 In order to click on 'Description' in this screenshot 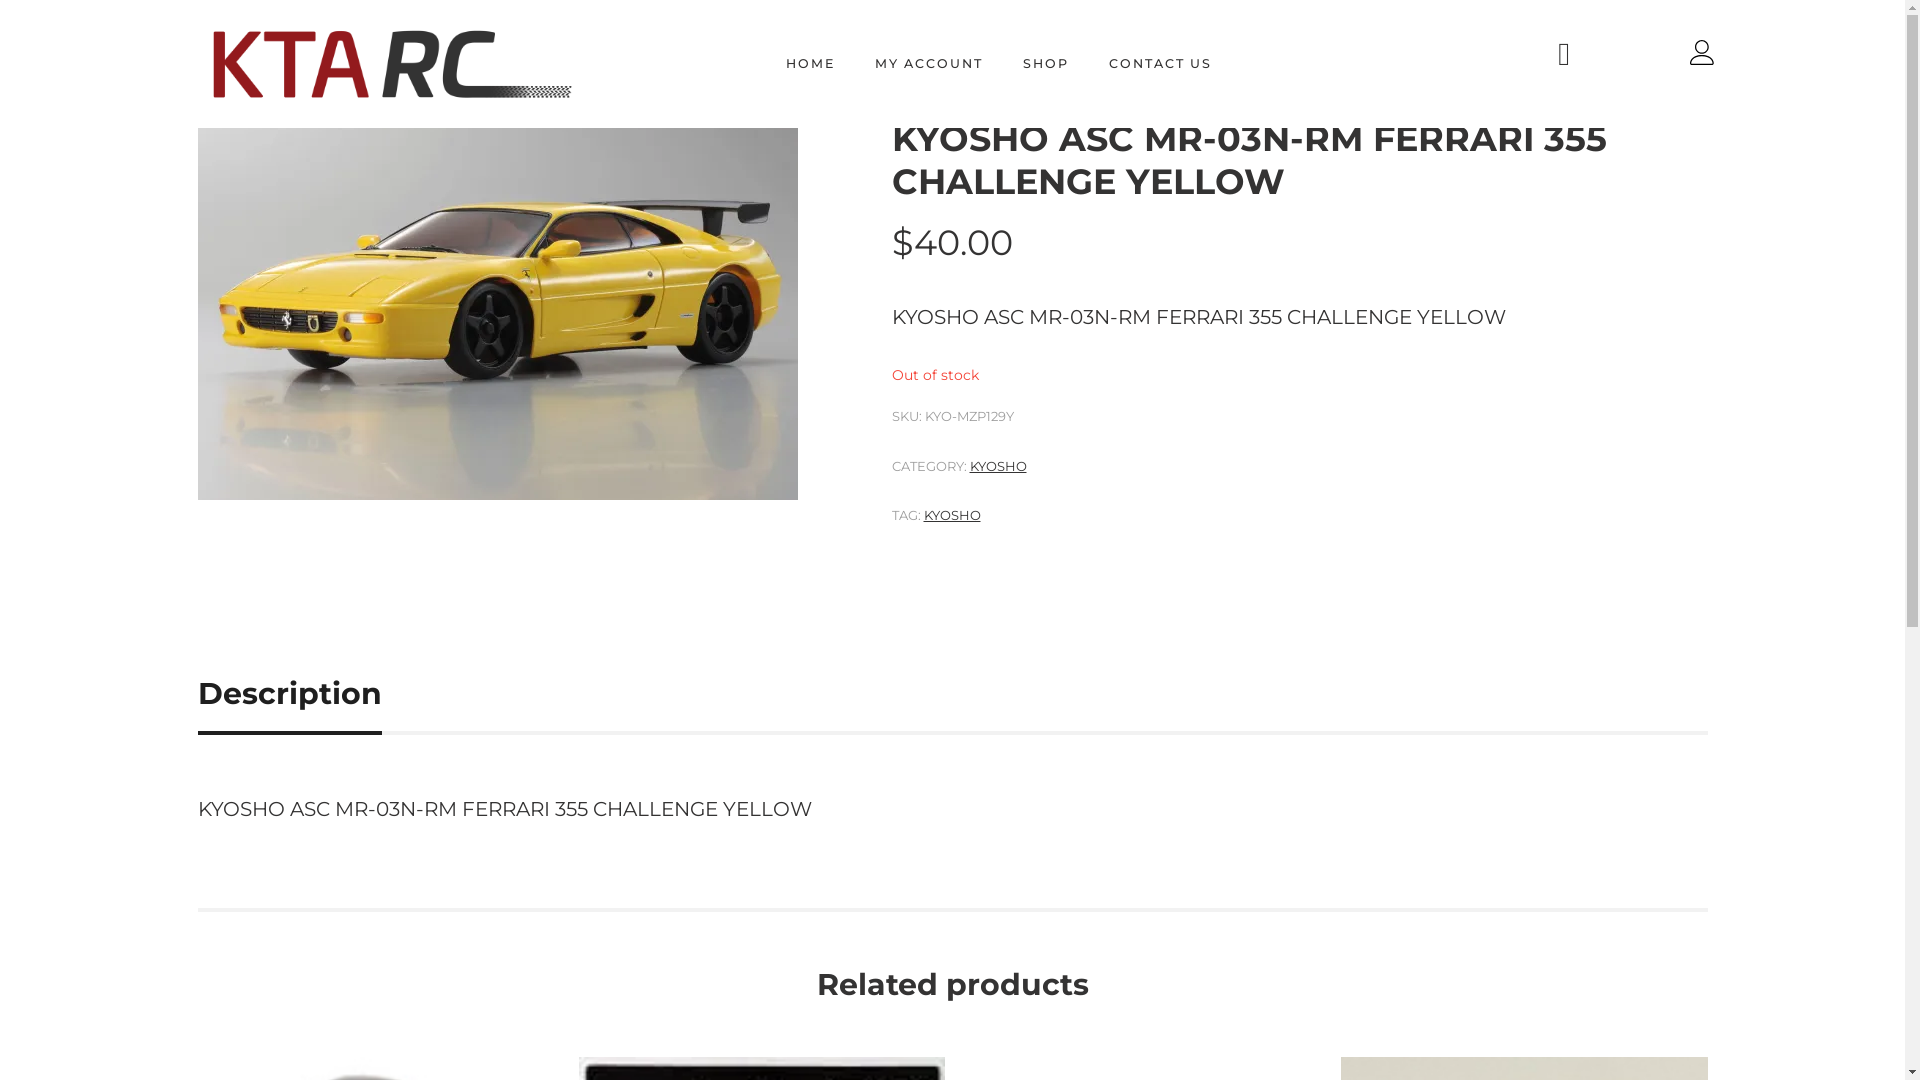, I will do `click(197, 694)`.